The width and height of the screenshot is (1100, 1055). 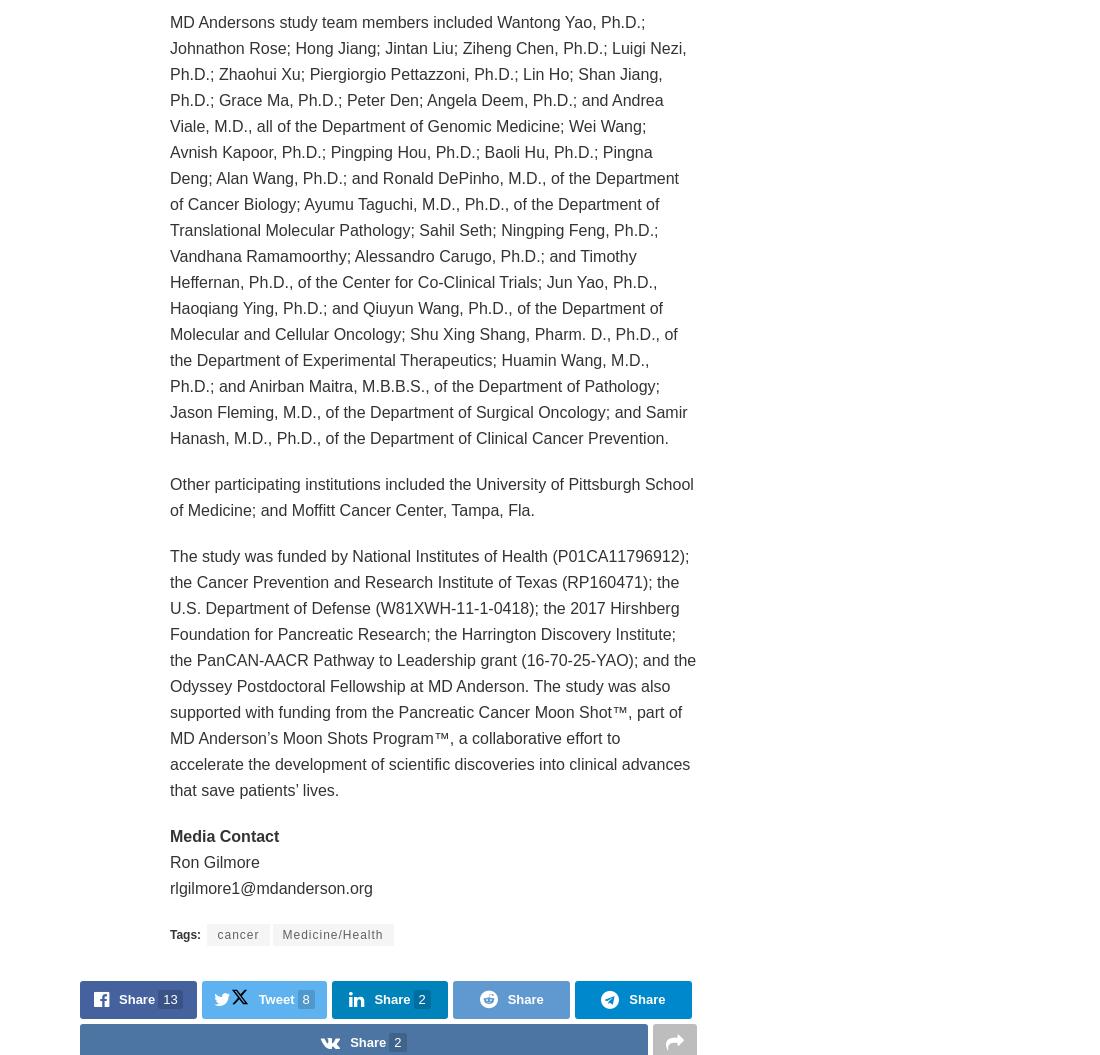 What do you see at coordinates (430, 496) in the screenshot?
I see `'Other participating institutions included the University of Pittsburgh School of Medicine; and Moffitt Cancer Center, Tampa, Fla.'` at bounding box center [430, 496].